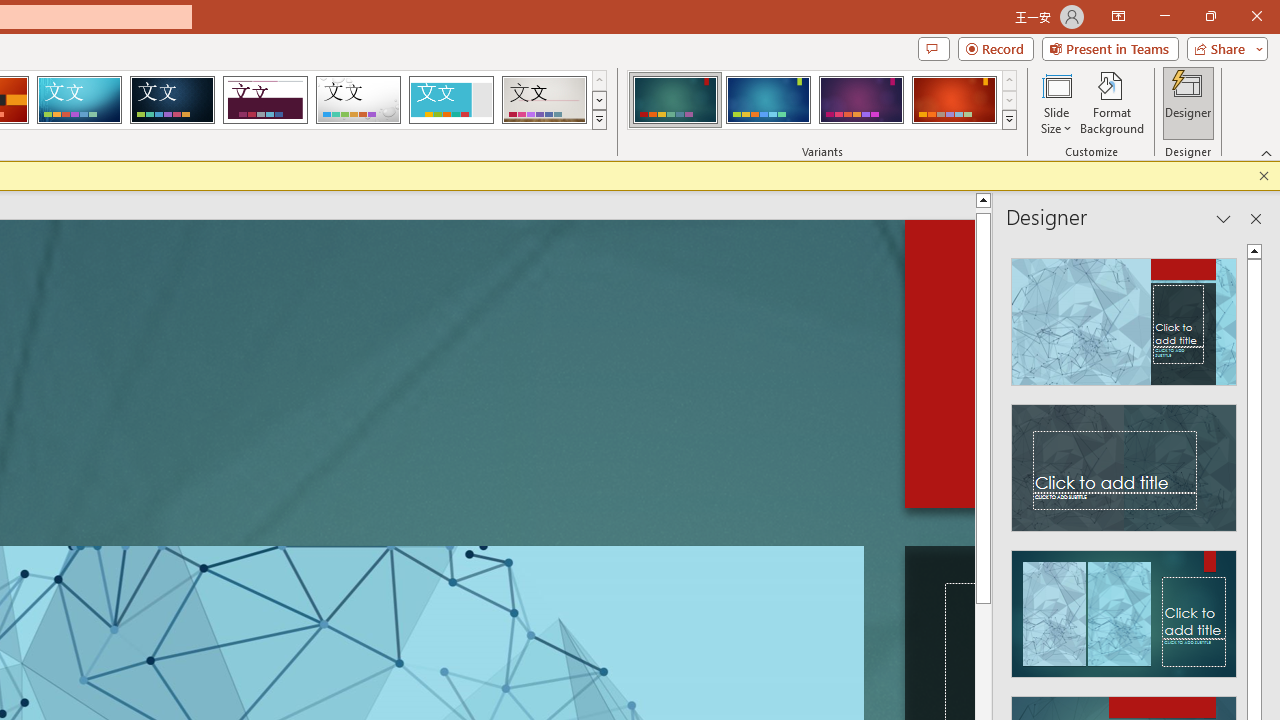 The image size is (1280, 720). Describe the element at coordinates (79, 100) in the screenshot. I see `'Circuit'` at that location.